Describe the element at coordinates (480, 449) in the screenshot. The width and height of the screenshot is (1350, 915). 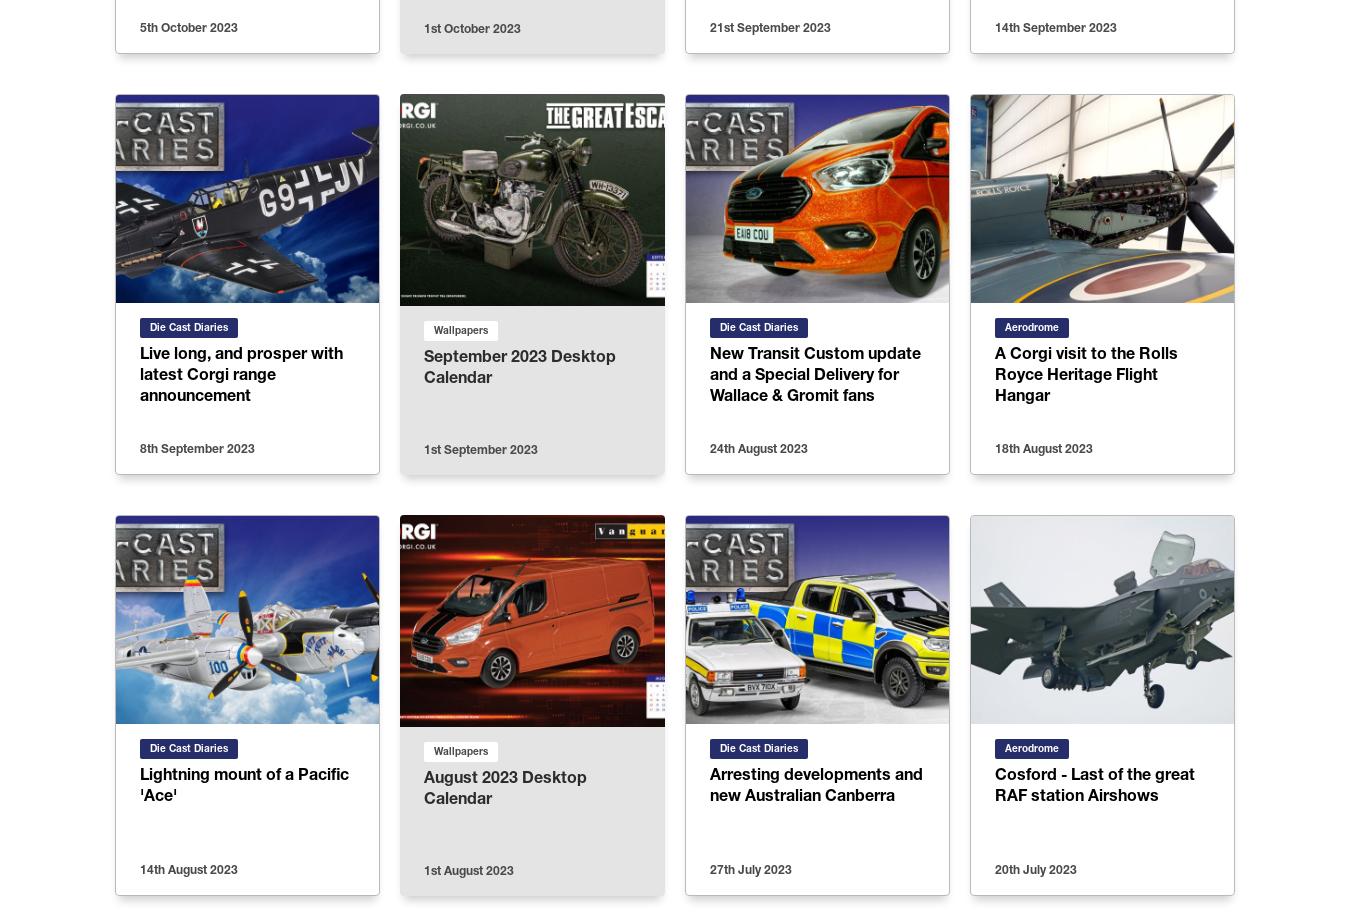
I see `'1st September 2023'` at that location.